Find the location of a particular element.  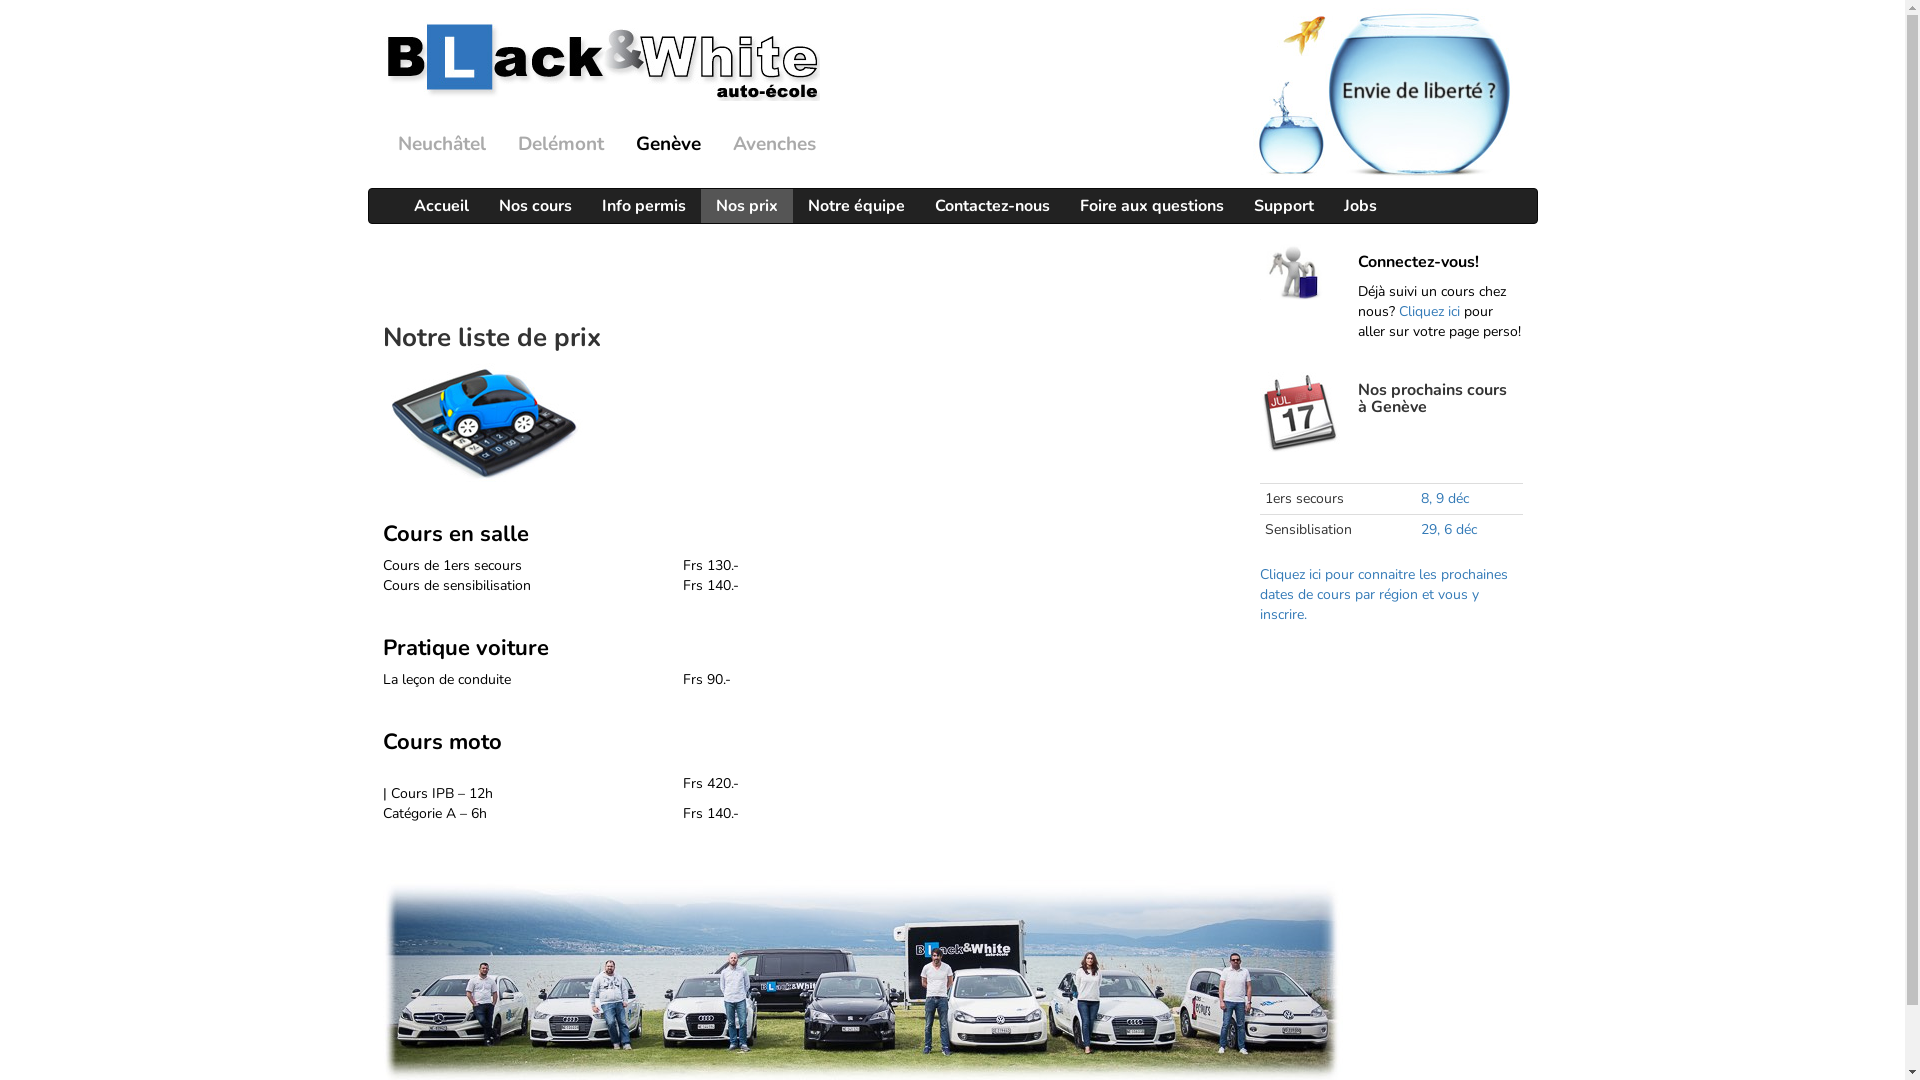

'Contactez-nous' is located at coordinates (992, 205).